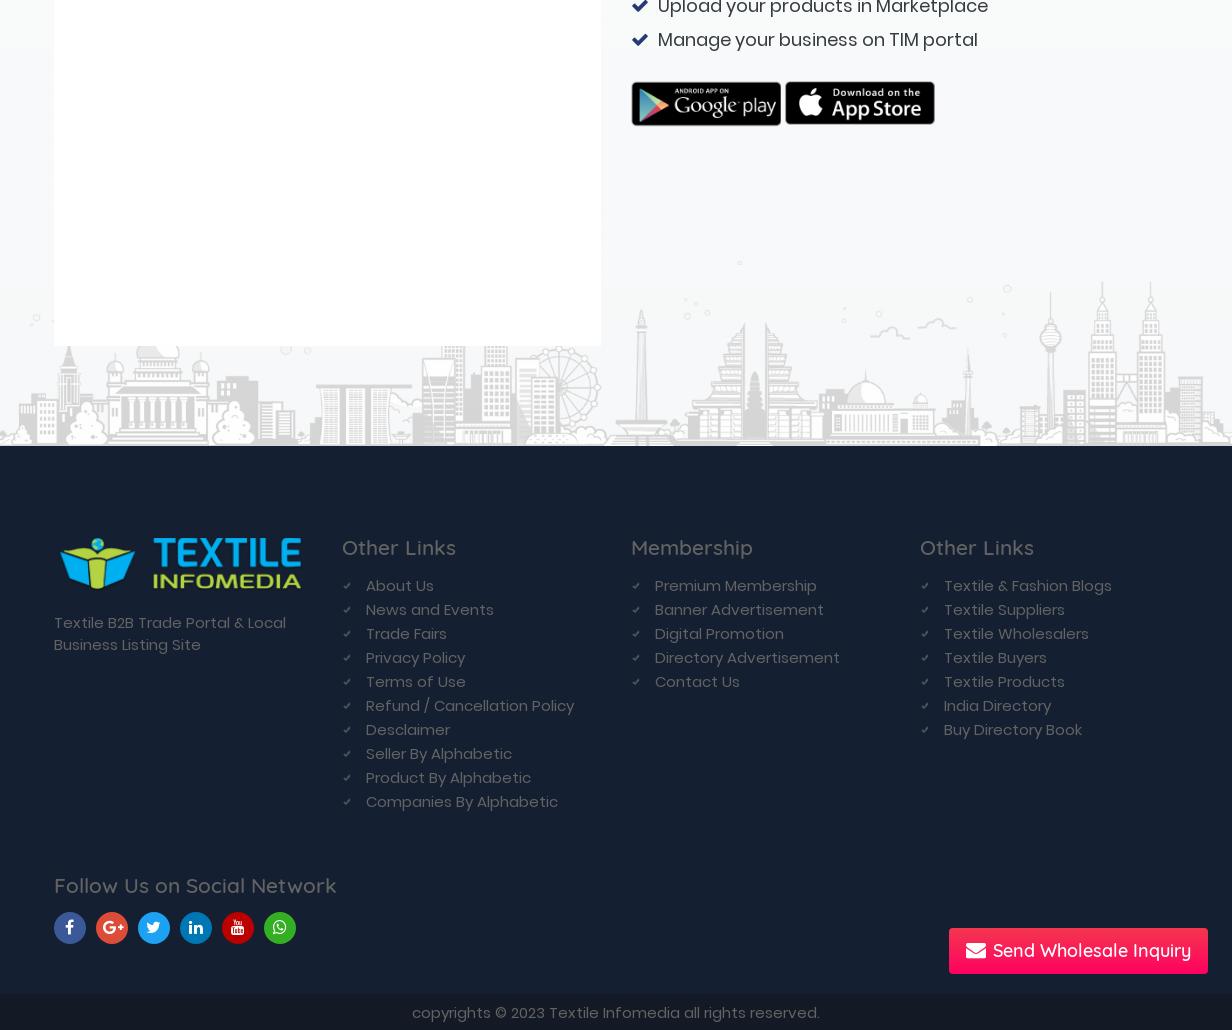 This screenshot has width=1232, height=1030. What do you see at coordinates (416, 57) in the screenshot?
I see `'Terms of Use'` at bounding box center [416, 57].